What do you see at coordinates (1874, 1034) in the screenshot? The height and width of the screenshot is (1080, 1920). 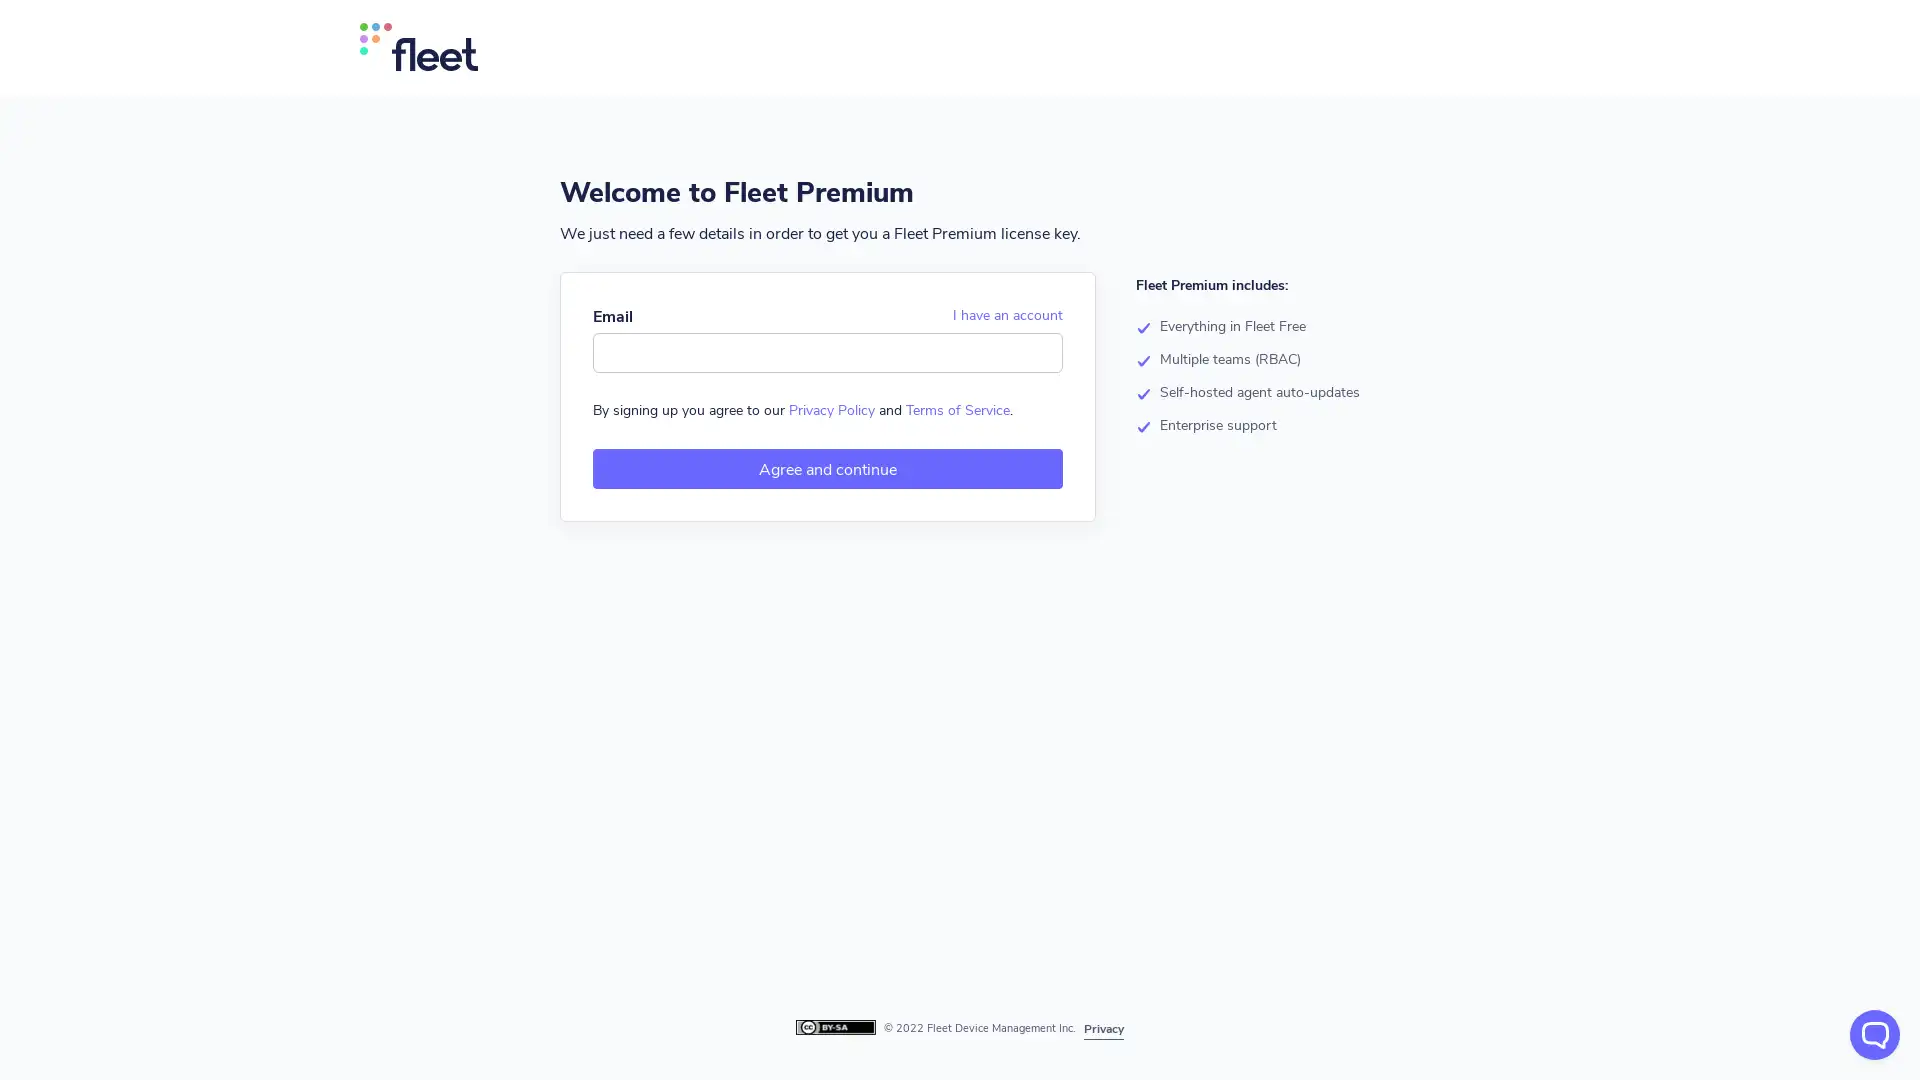 I see `Open chat widget` at bounding box center [1874, 1034].